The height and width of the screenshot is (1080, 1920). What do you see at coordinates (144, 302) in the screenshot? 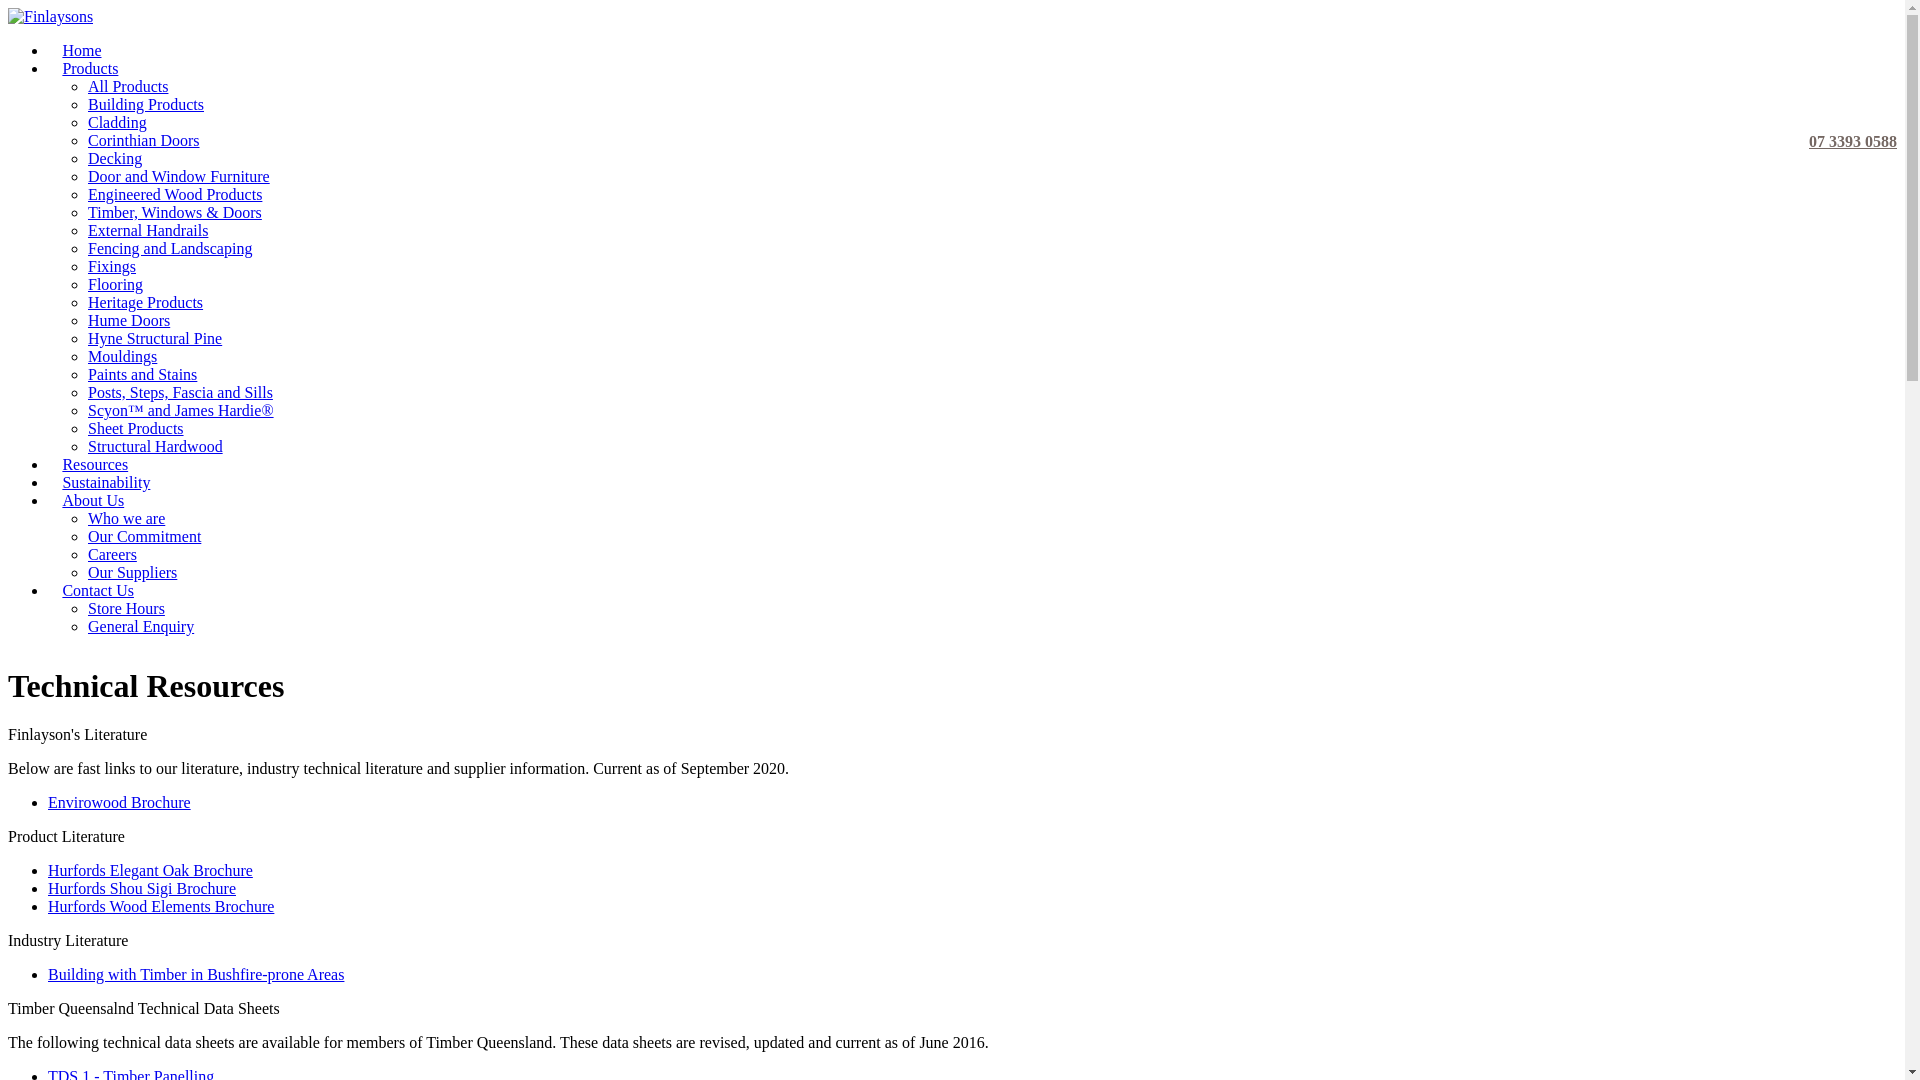
I see `'Heritage Products'` at bounding box center [144, 302].